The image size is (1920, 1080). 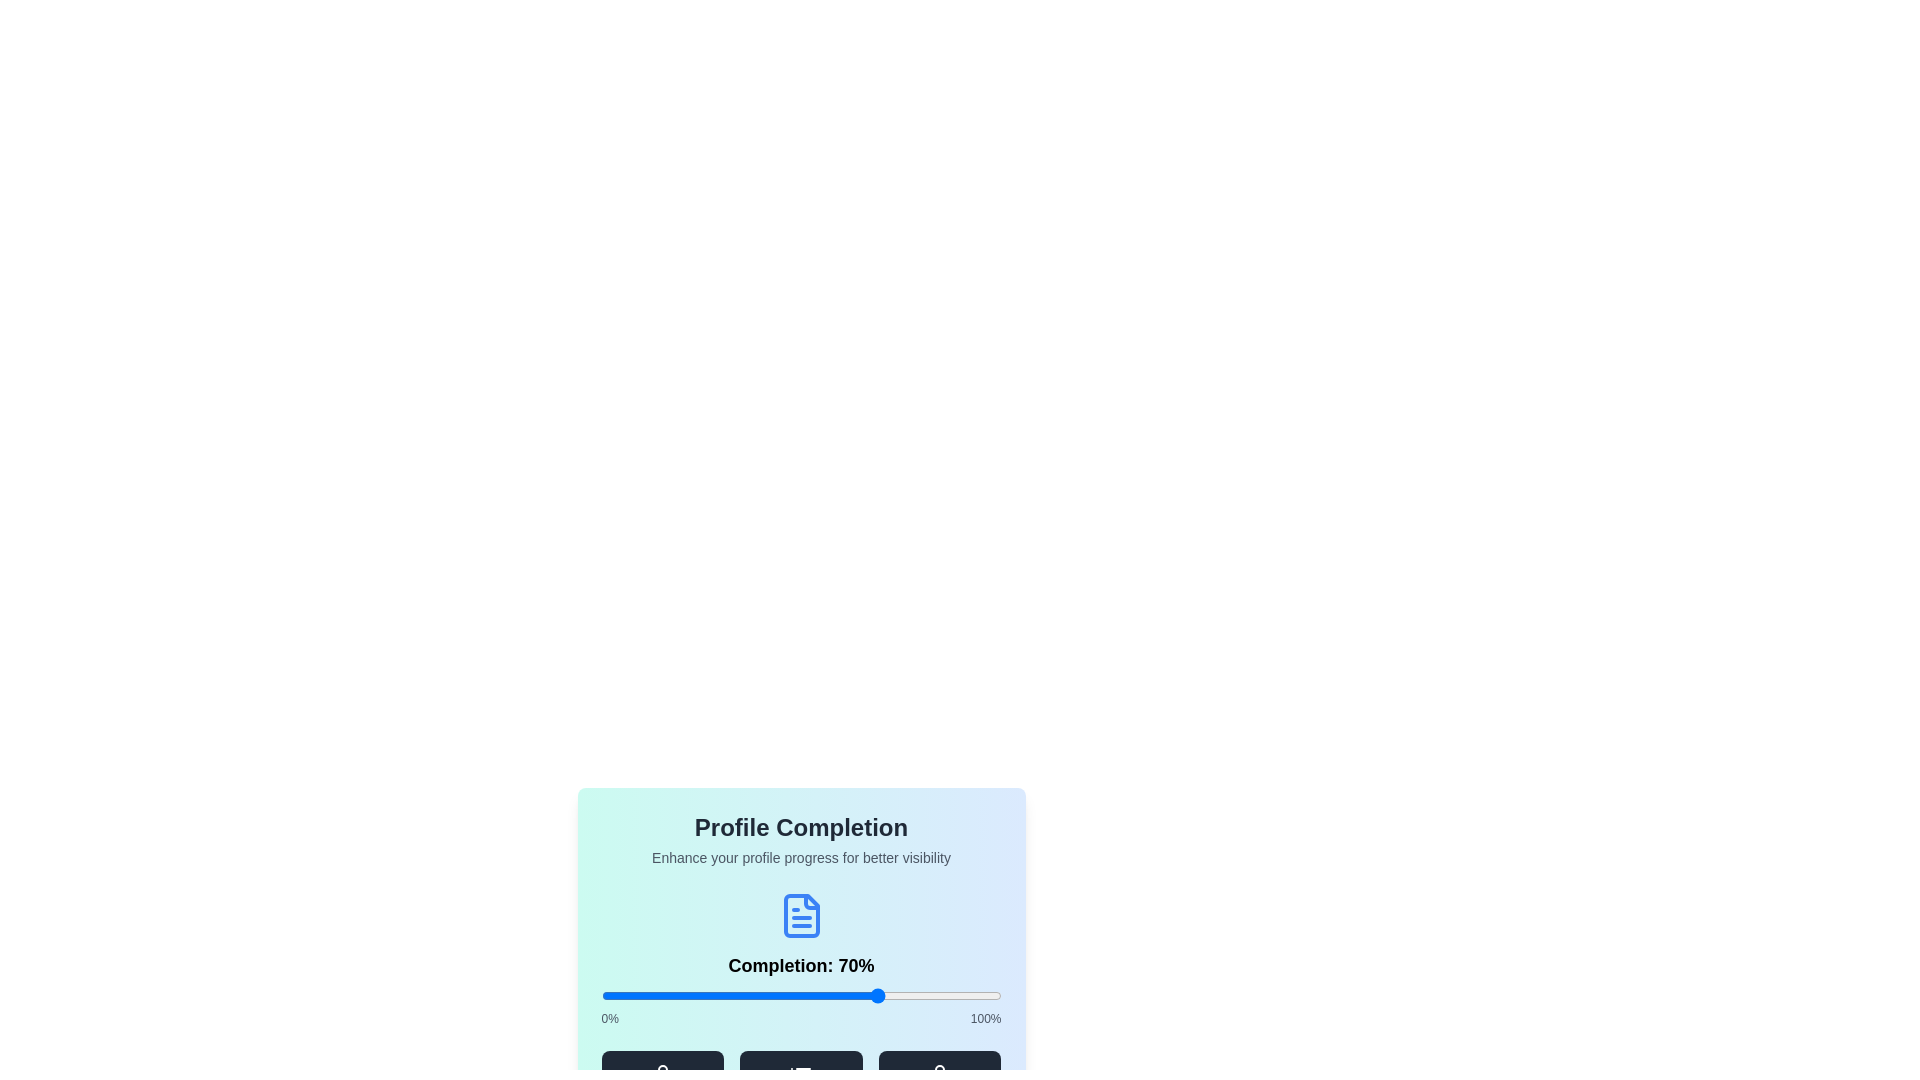 I want to click on the profile completion slider, so click(x=961, y=995).